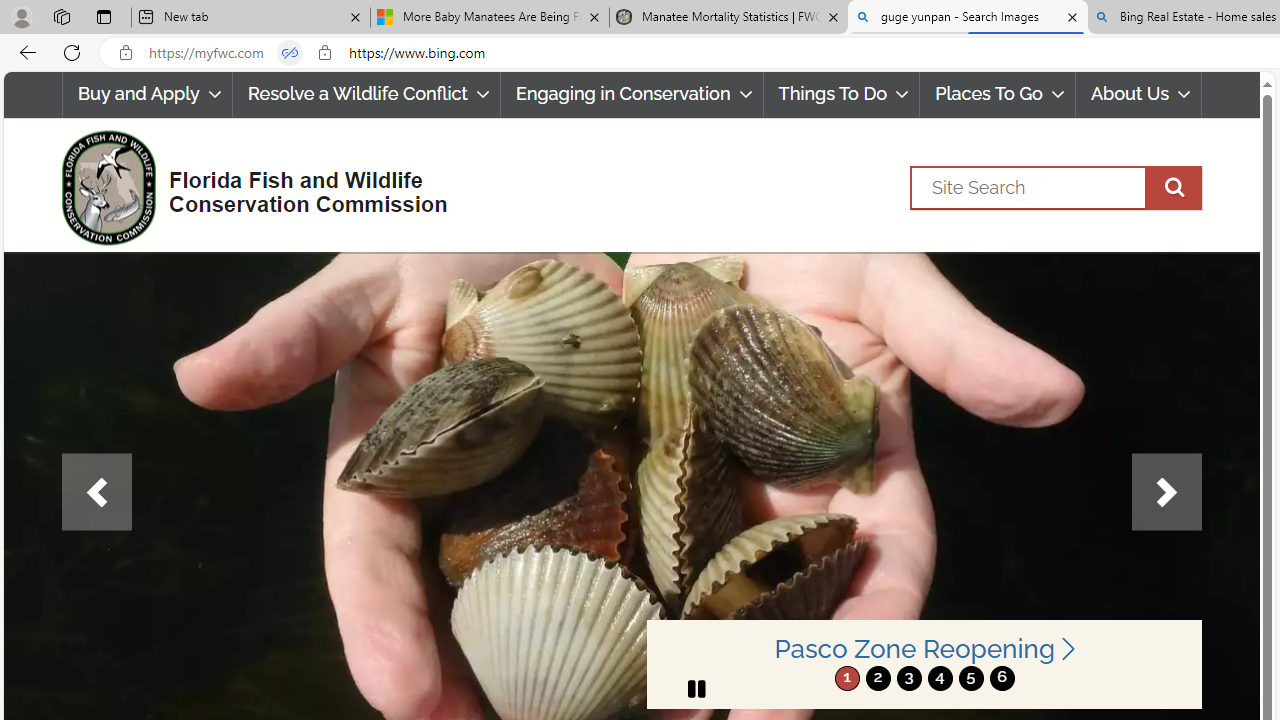 This screenshot has width=1280, height=720. I want to click on 'Pasco Zone Reopening ', so click(923, 649).